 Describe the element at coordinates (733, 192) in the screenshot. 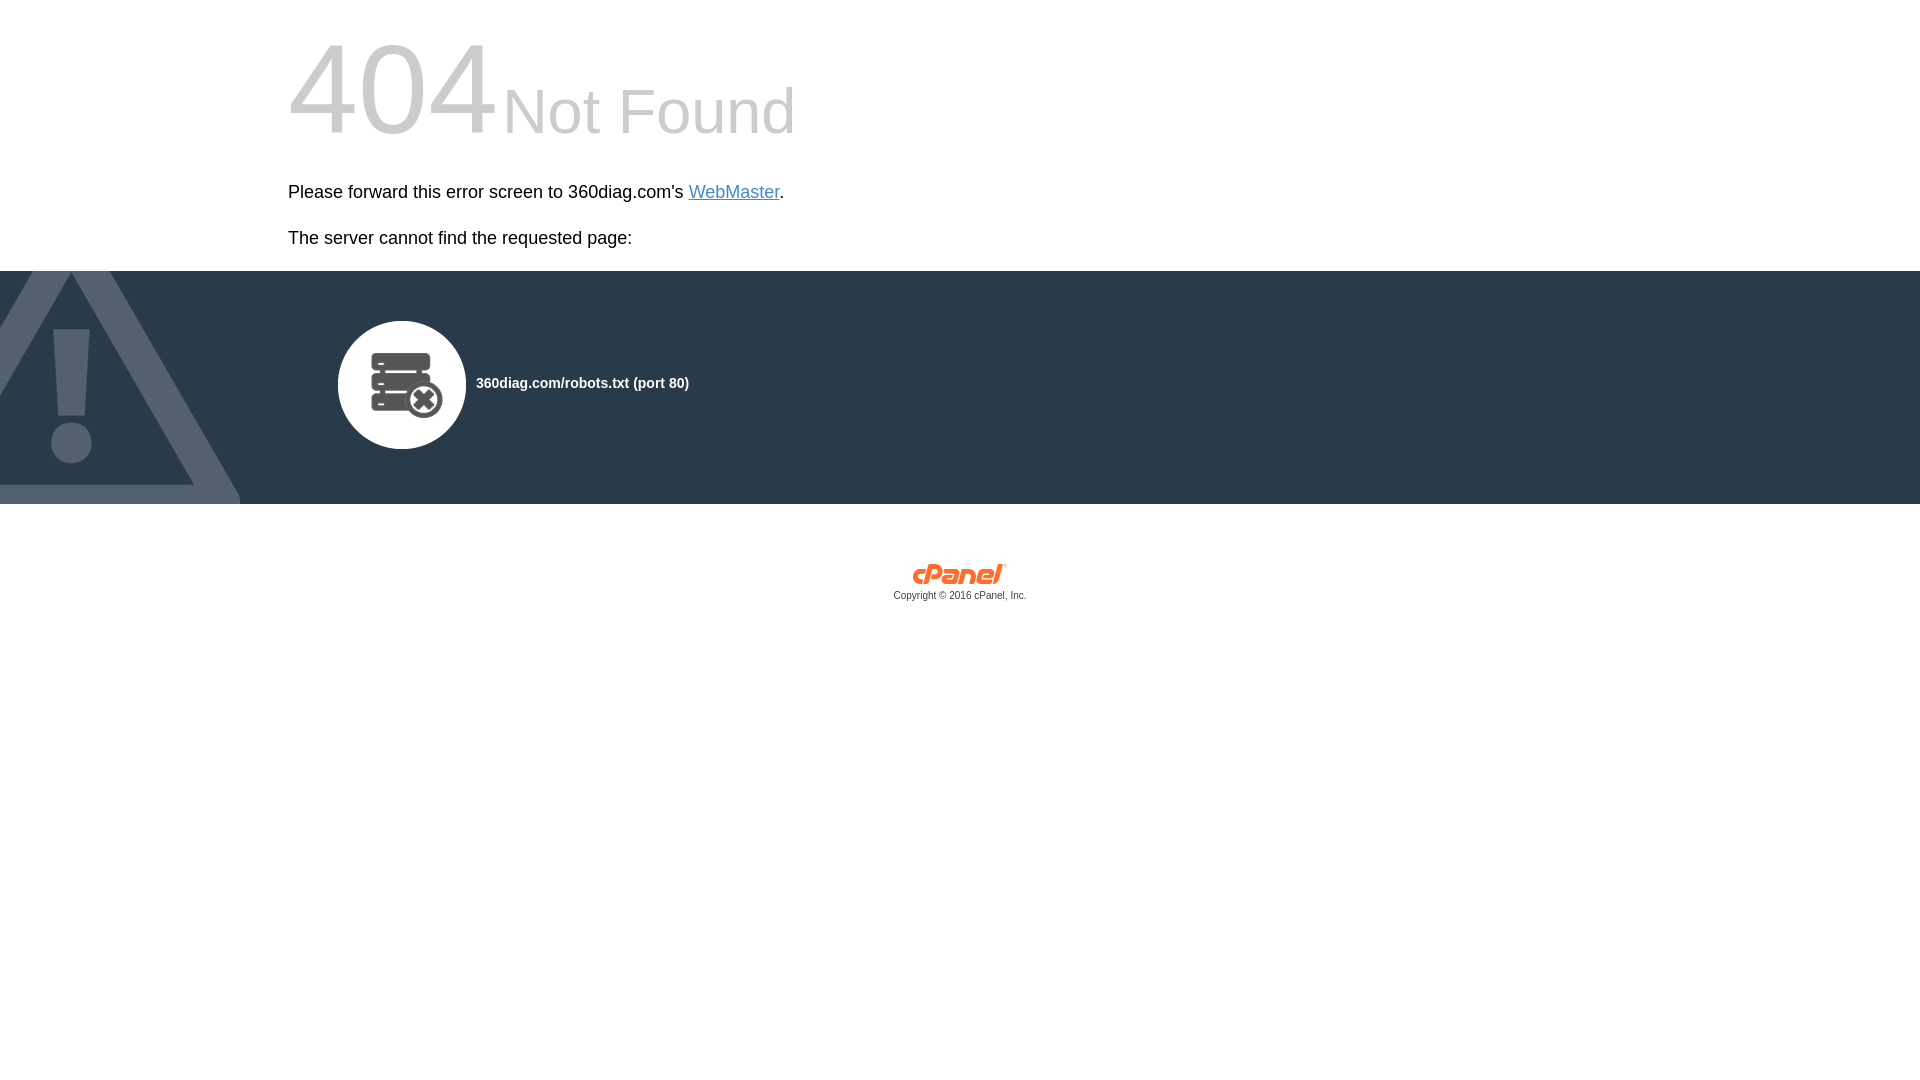

I see `'WebMaster'` at that location.